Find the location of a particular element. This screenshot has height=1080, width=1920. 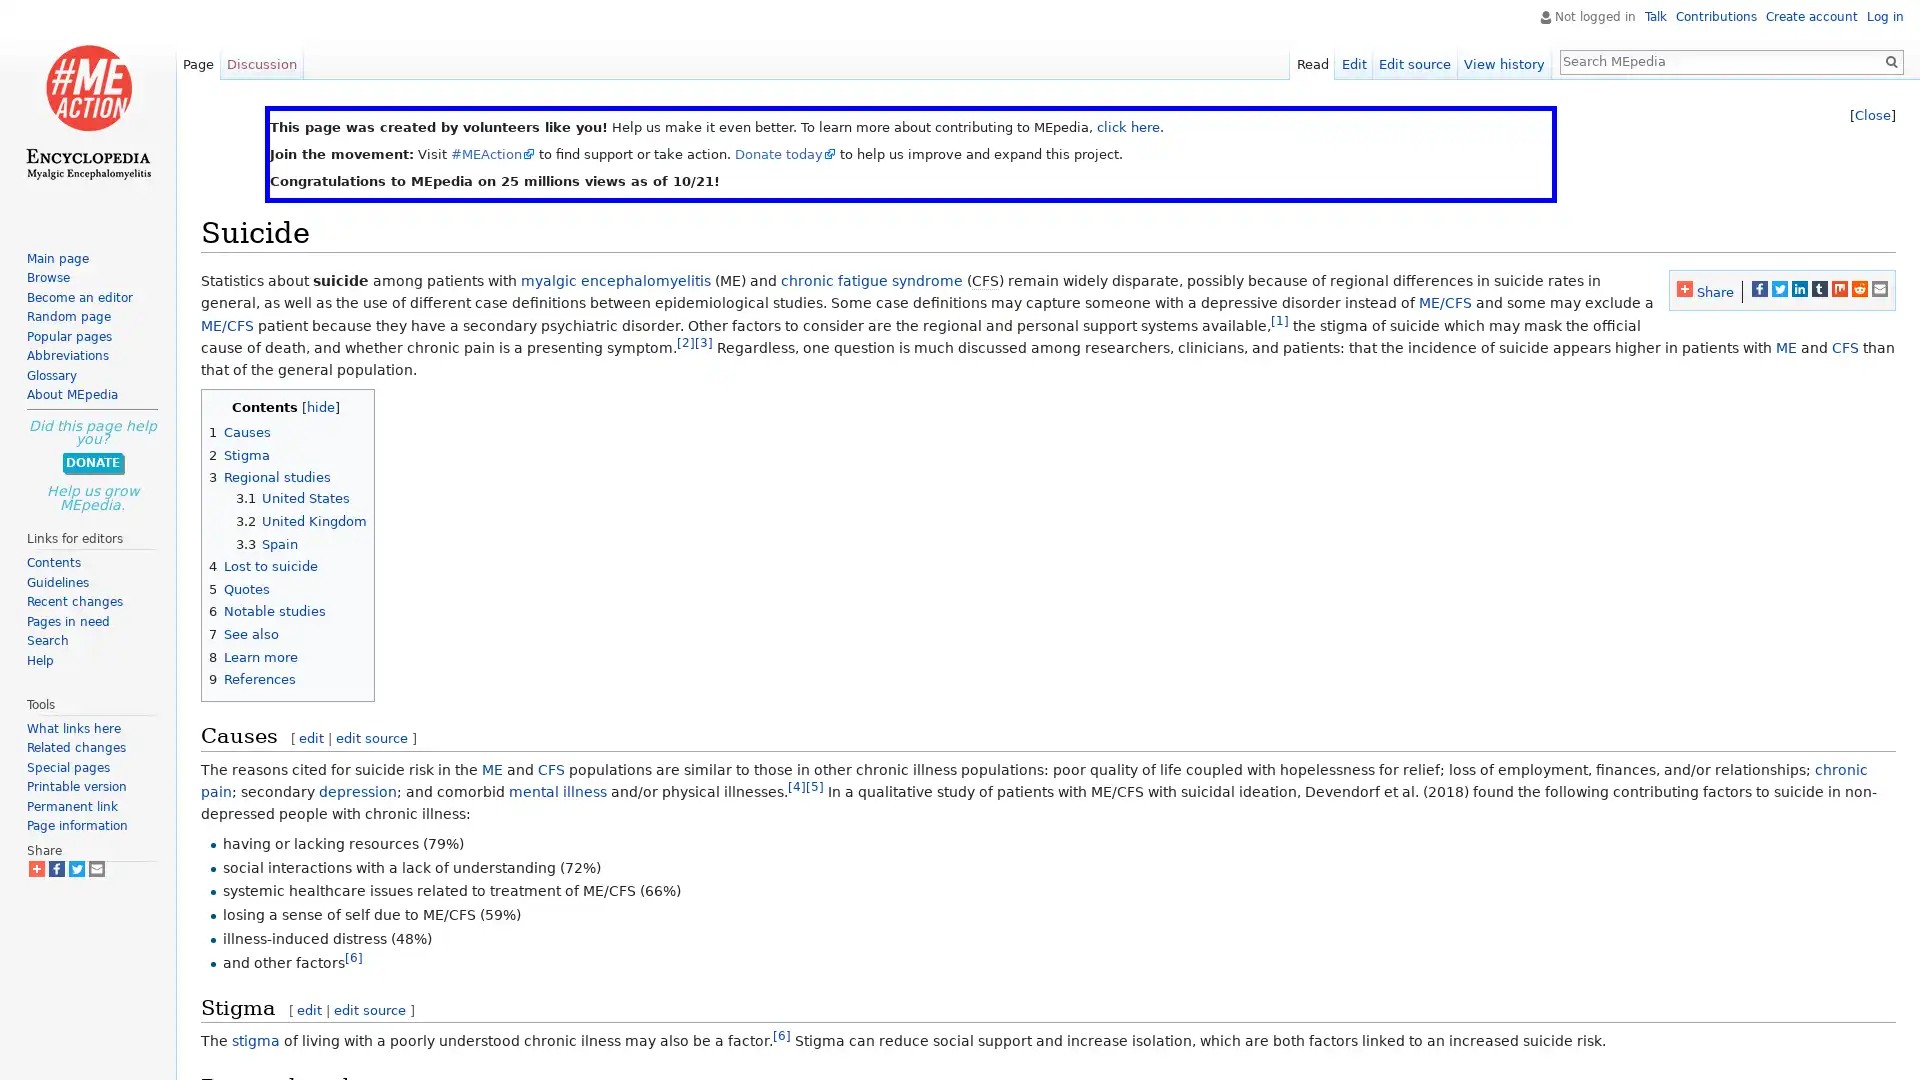

hide is located at coordinates (321, 405).